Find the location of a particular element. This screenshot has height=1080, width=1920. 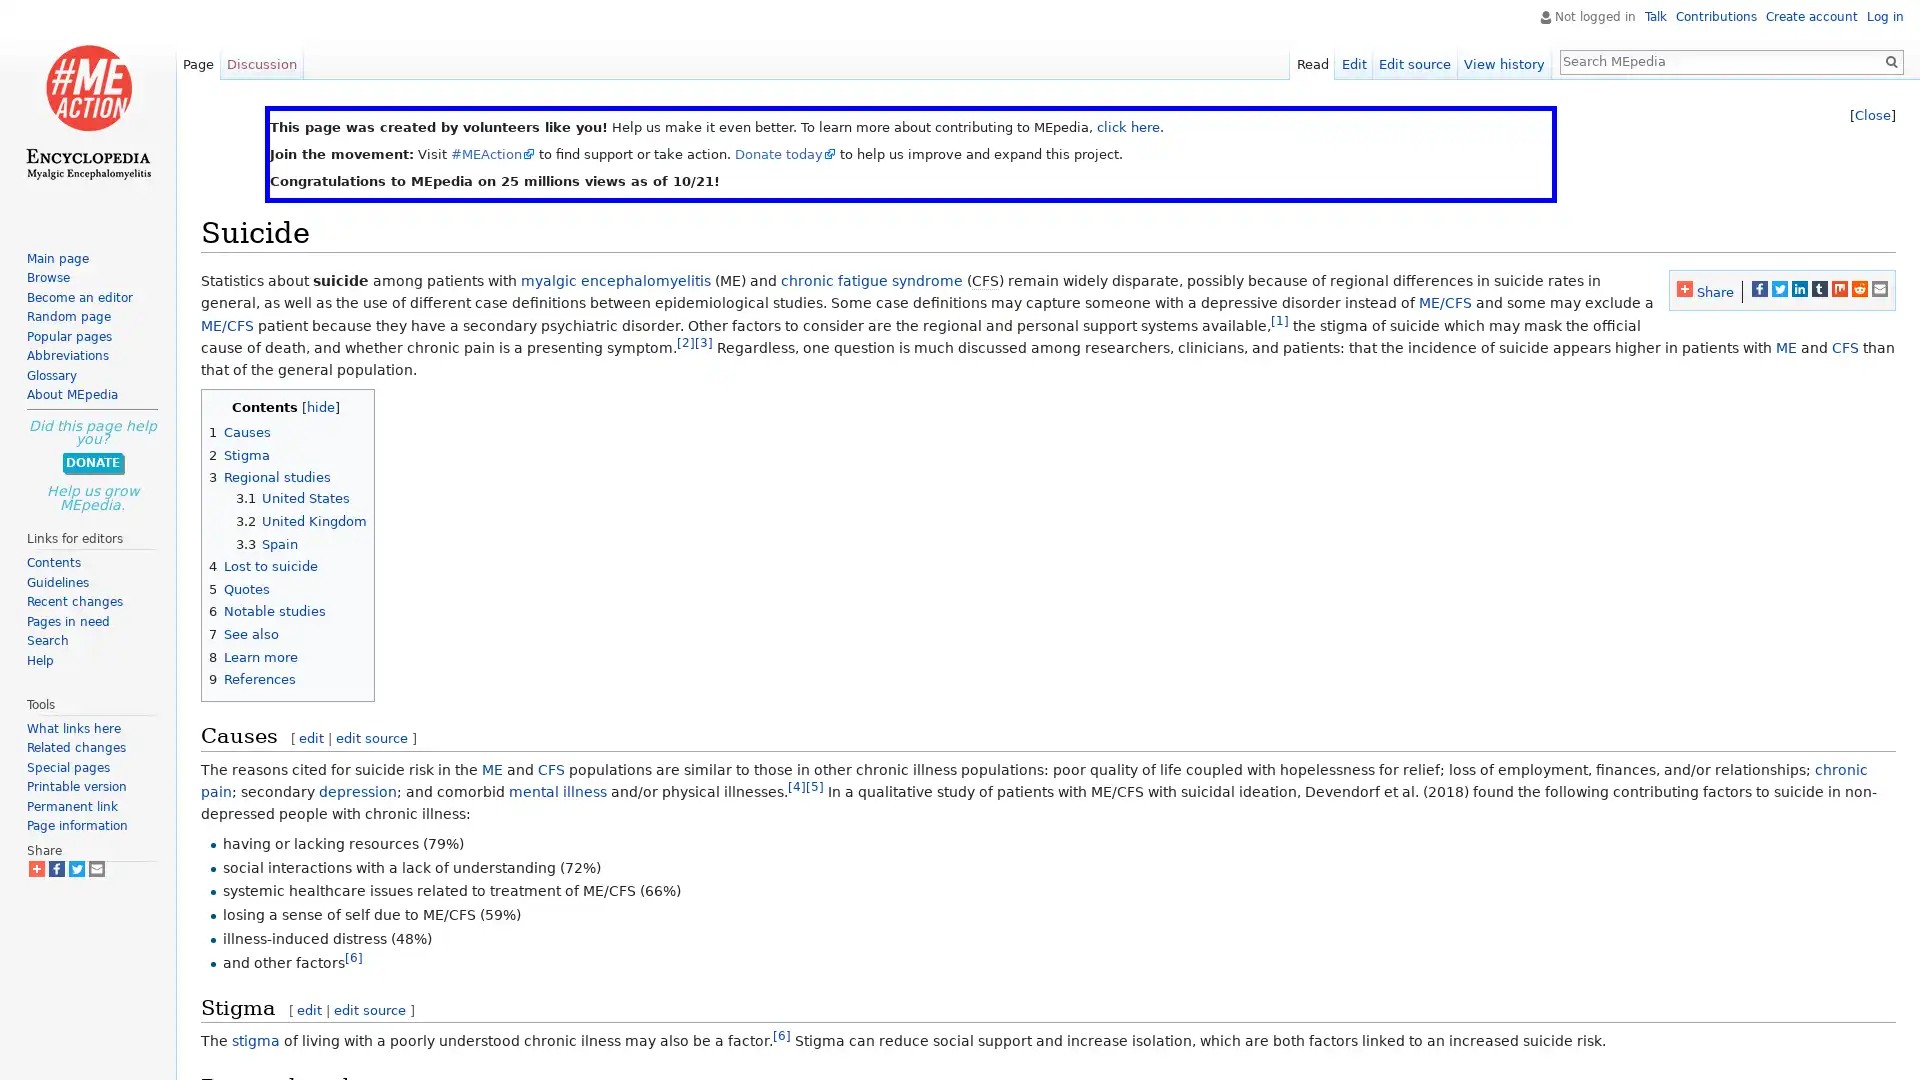

hide is located at coordinates (321, 405).